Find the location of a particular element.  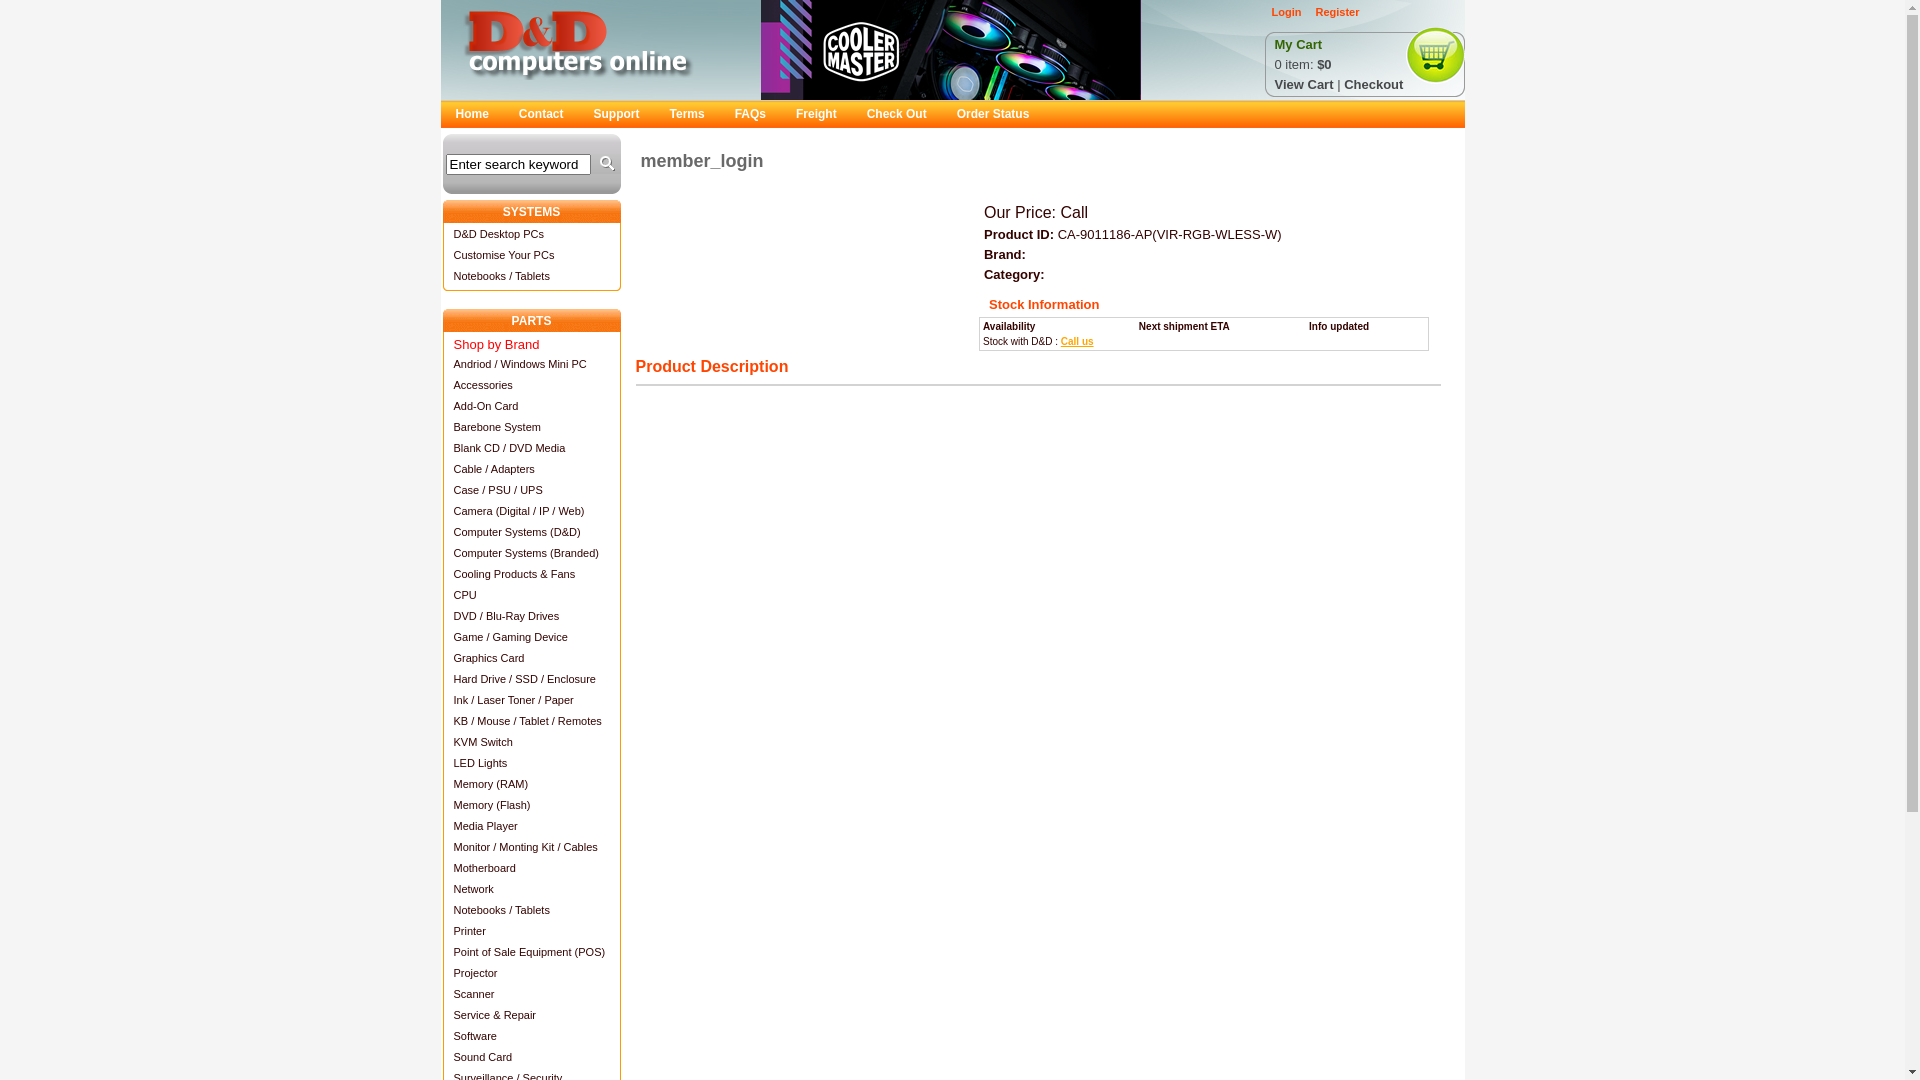

'Blank CD / DVD Media' is located at coordinates (531, 446).